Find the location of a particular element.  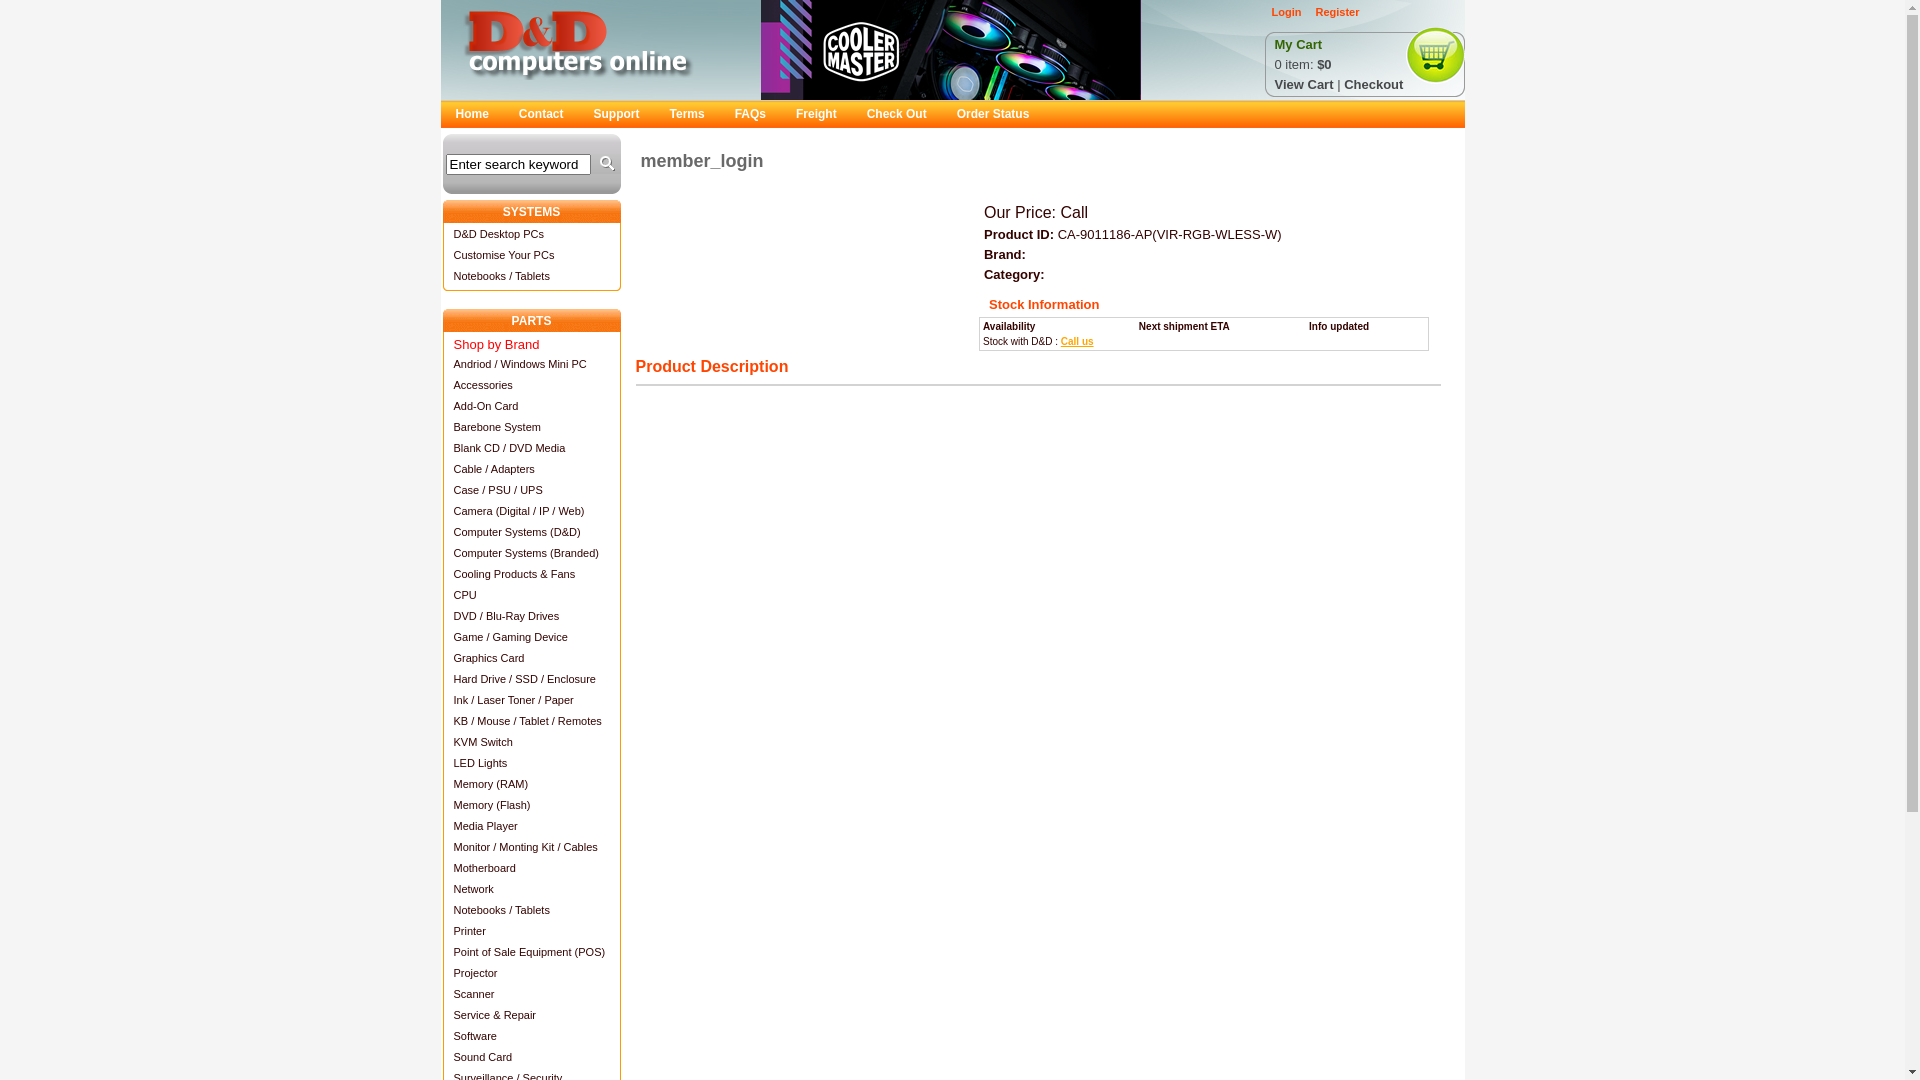

'Blank CD / DVD Media' is located at coordinates (531, 446).